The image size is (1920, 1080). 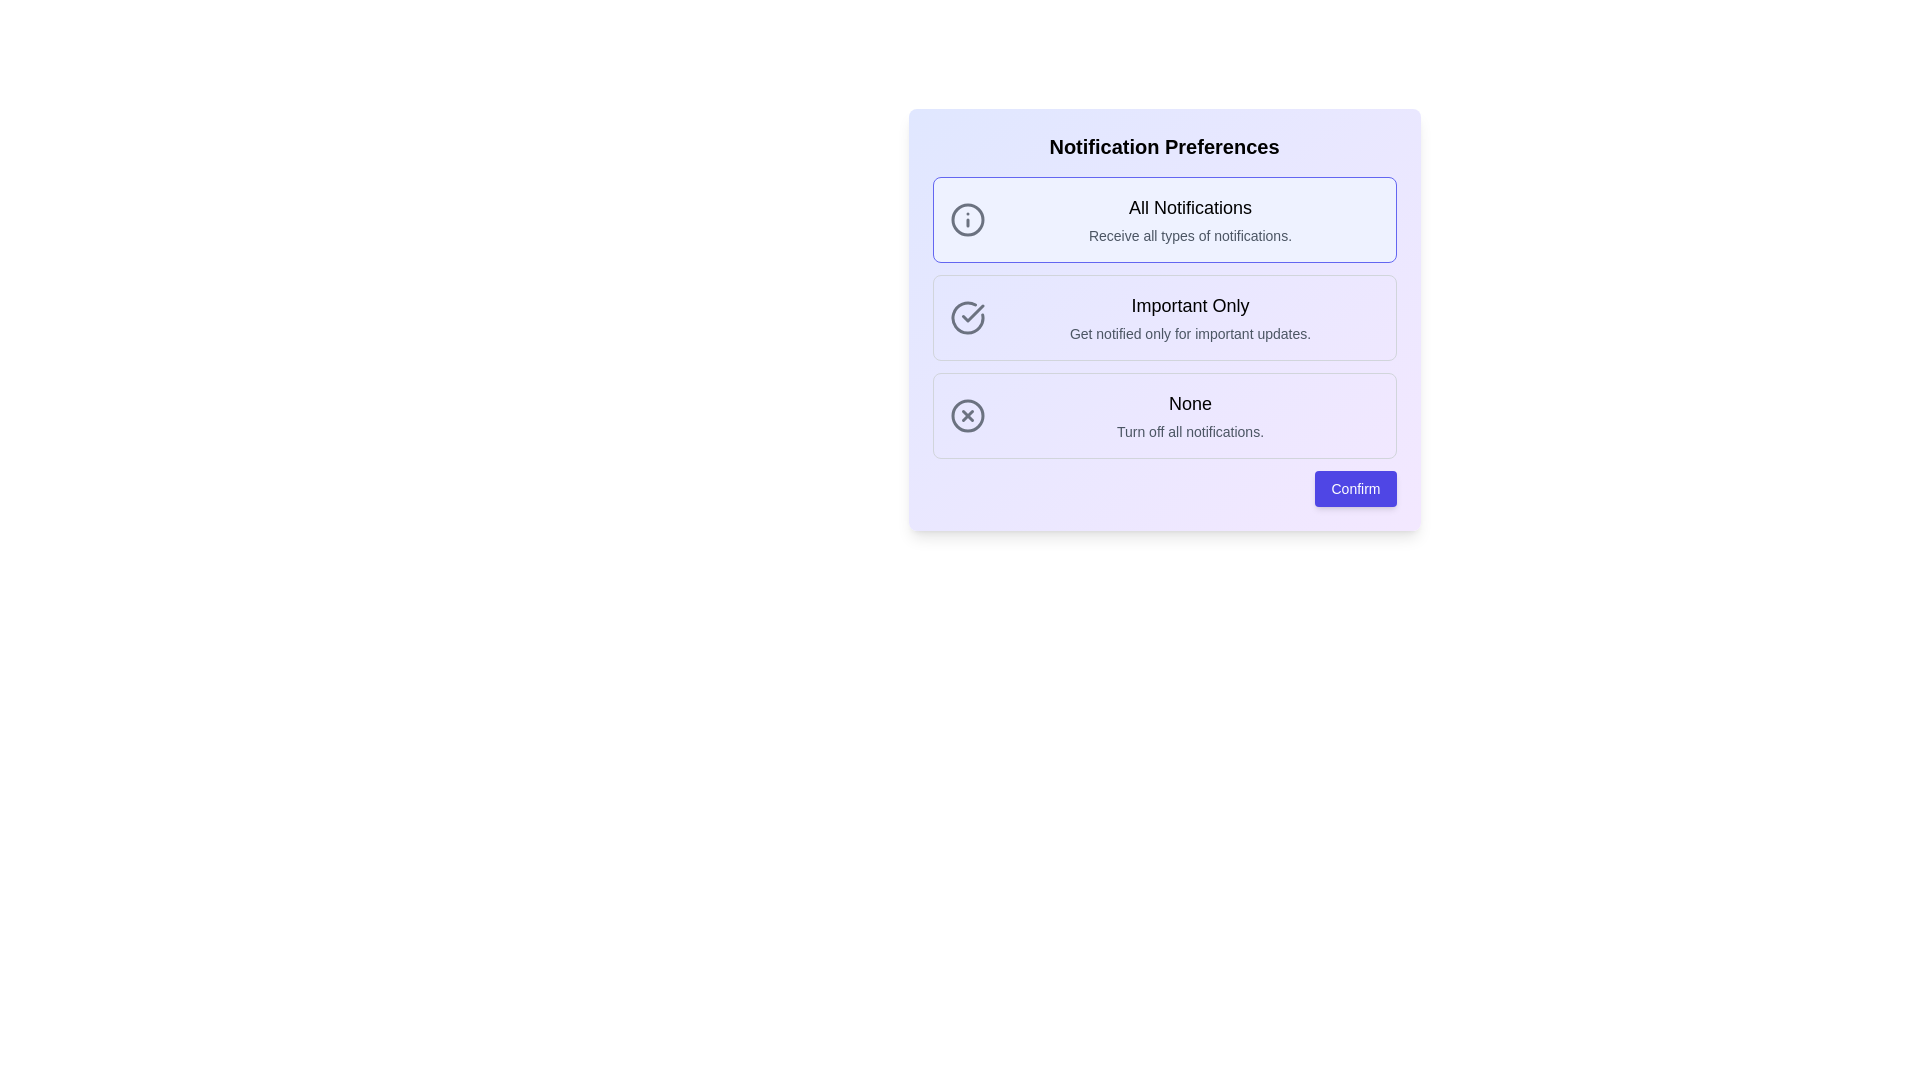 I want to click on the third option in the 'Notification Preferences' panel, so click(x=1190, y=415).